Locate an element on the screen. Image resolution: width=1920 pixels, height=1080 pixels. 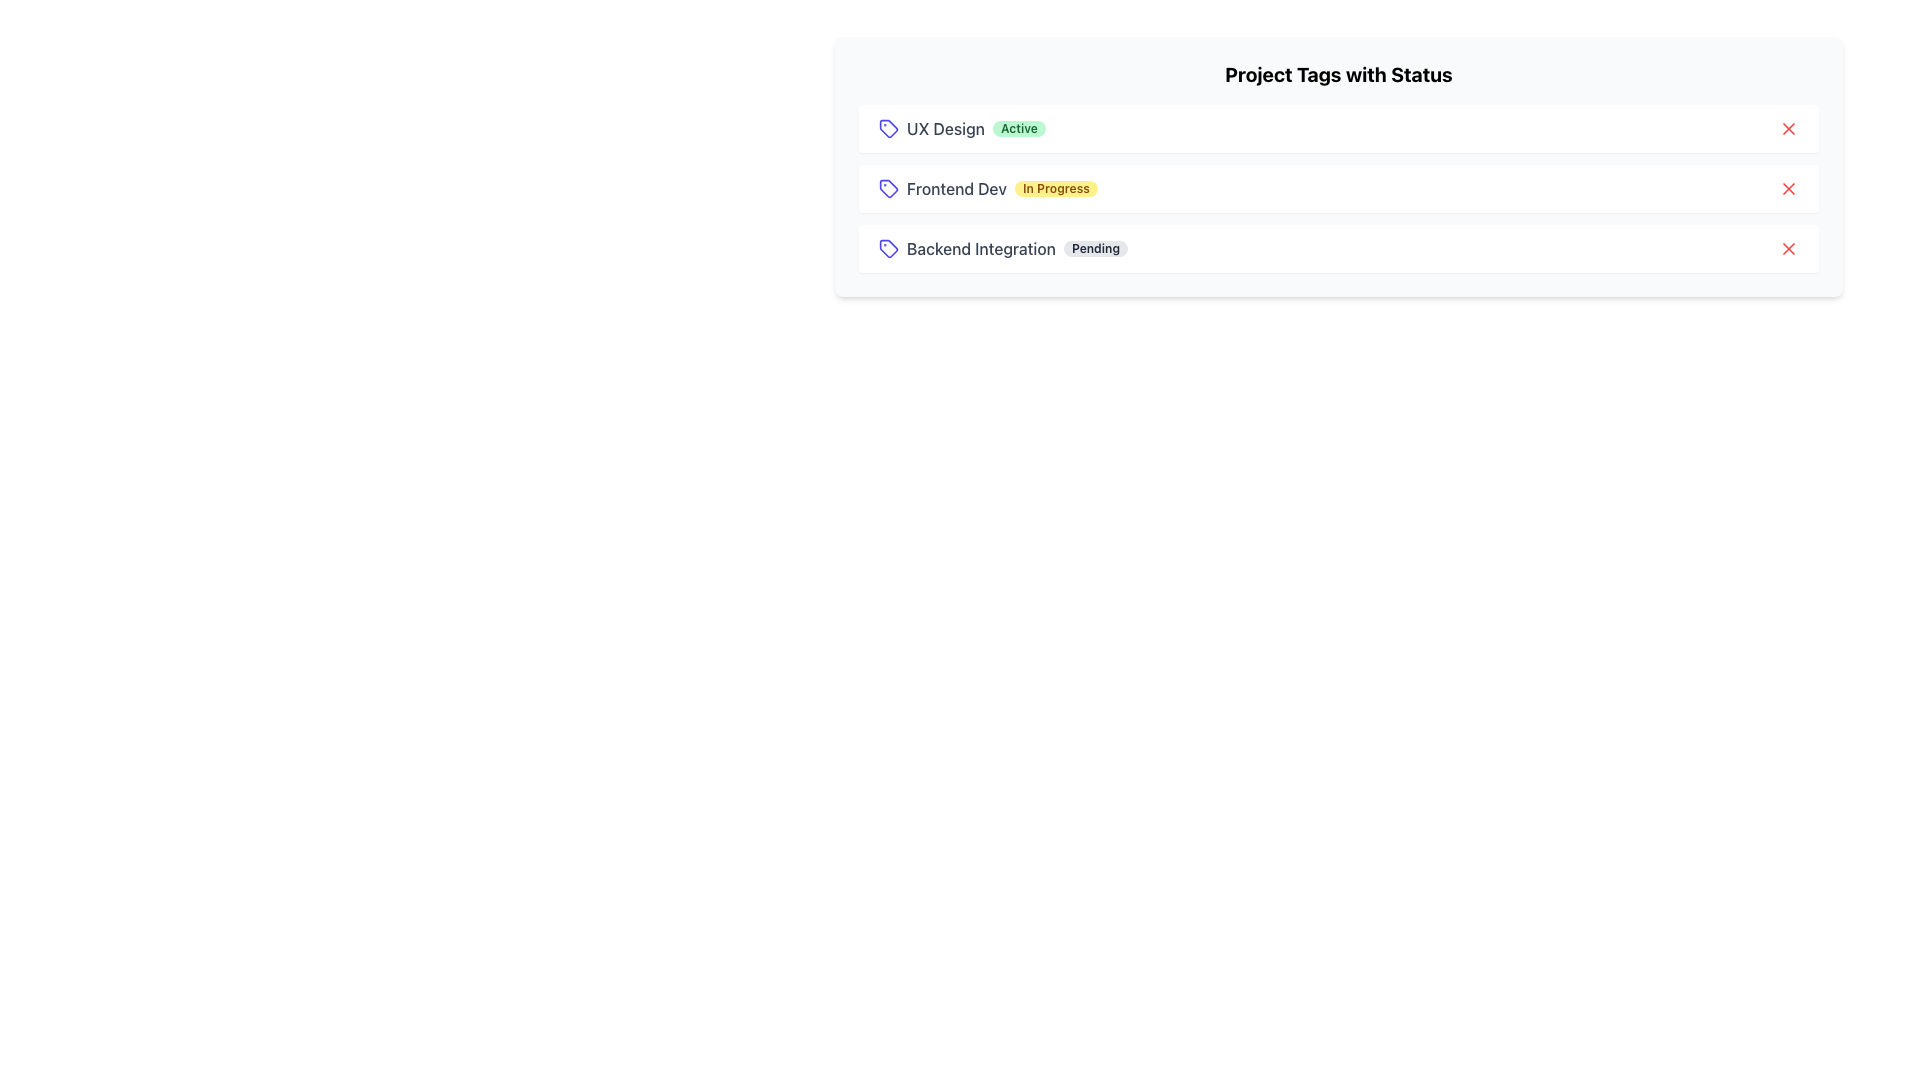
the text element that reads 'Backend Integration', which is styled in gray and is the third item under 'Project Tags with Status' is located at coordinates (981, 248).